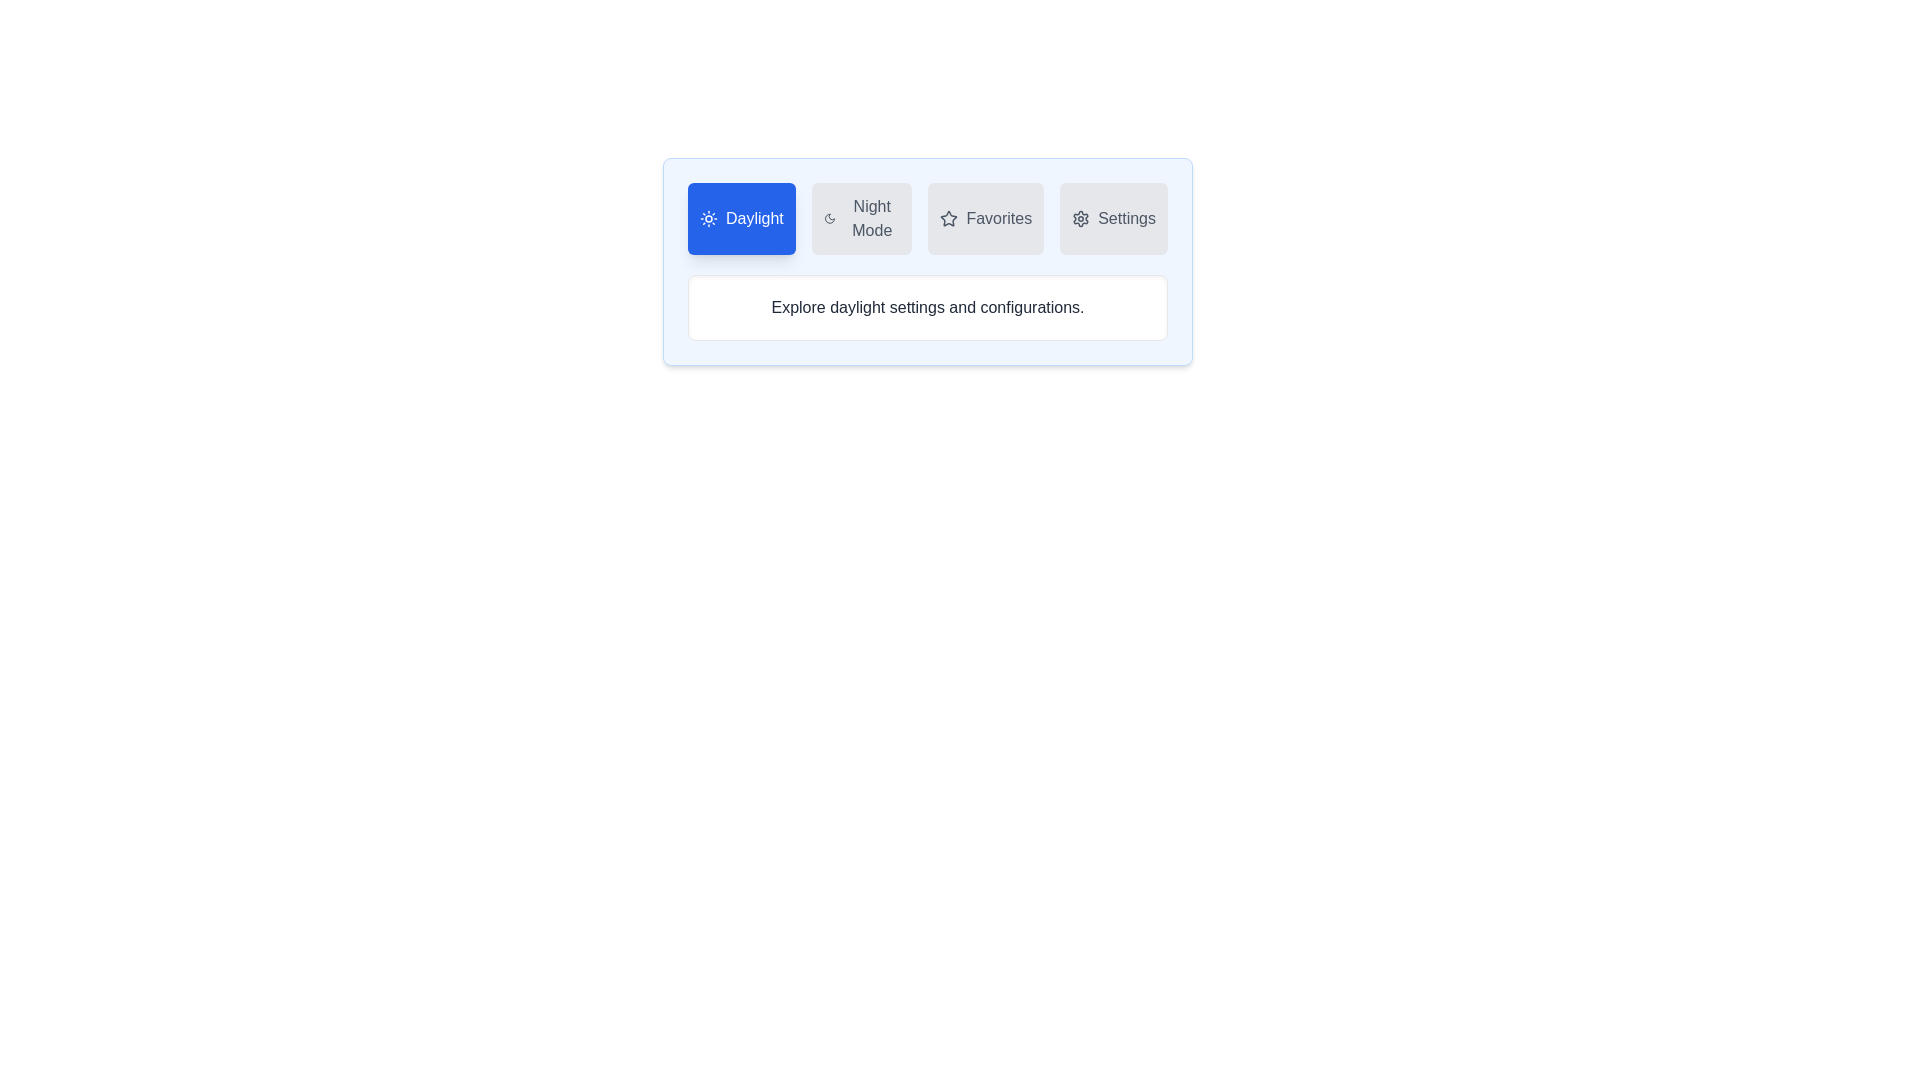 This screenshot has height=1080, width=1920. I want to click on the Settings tab to observe hover effects, so click(1113, 219).